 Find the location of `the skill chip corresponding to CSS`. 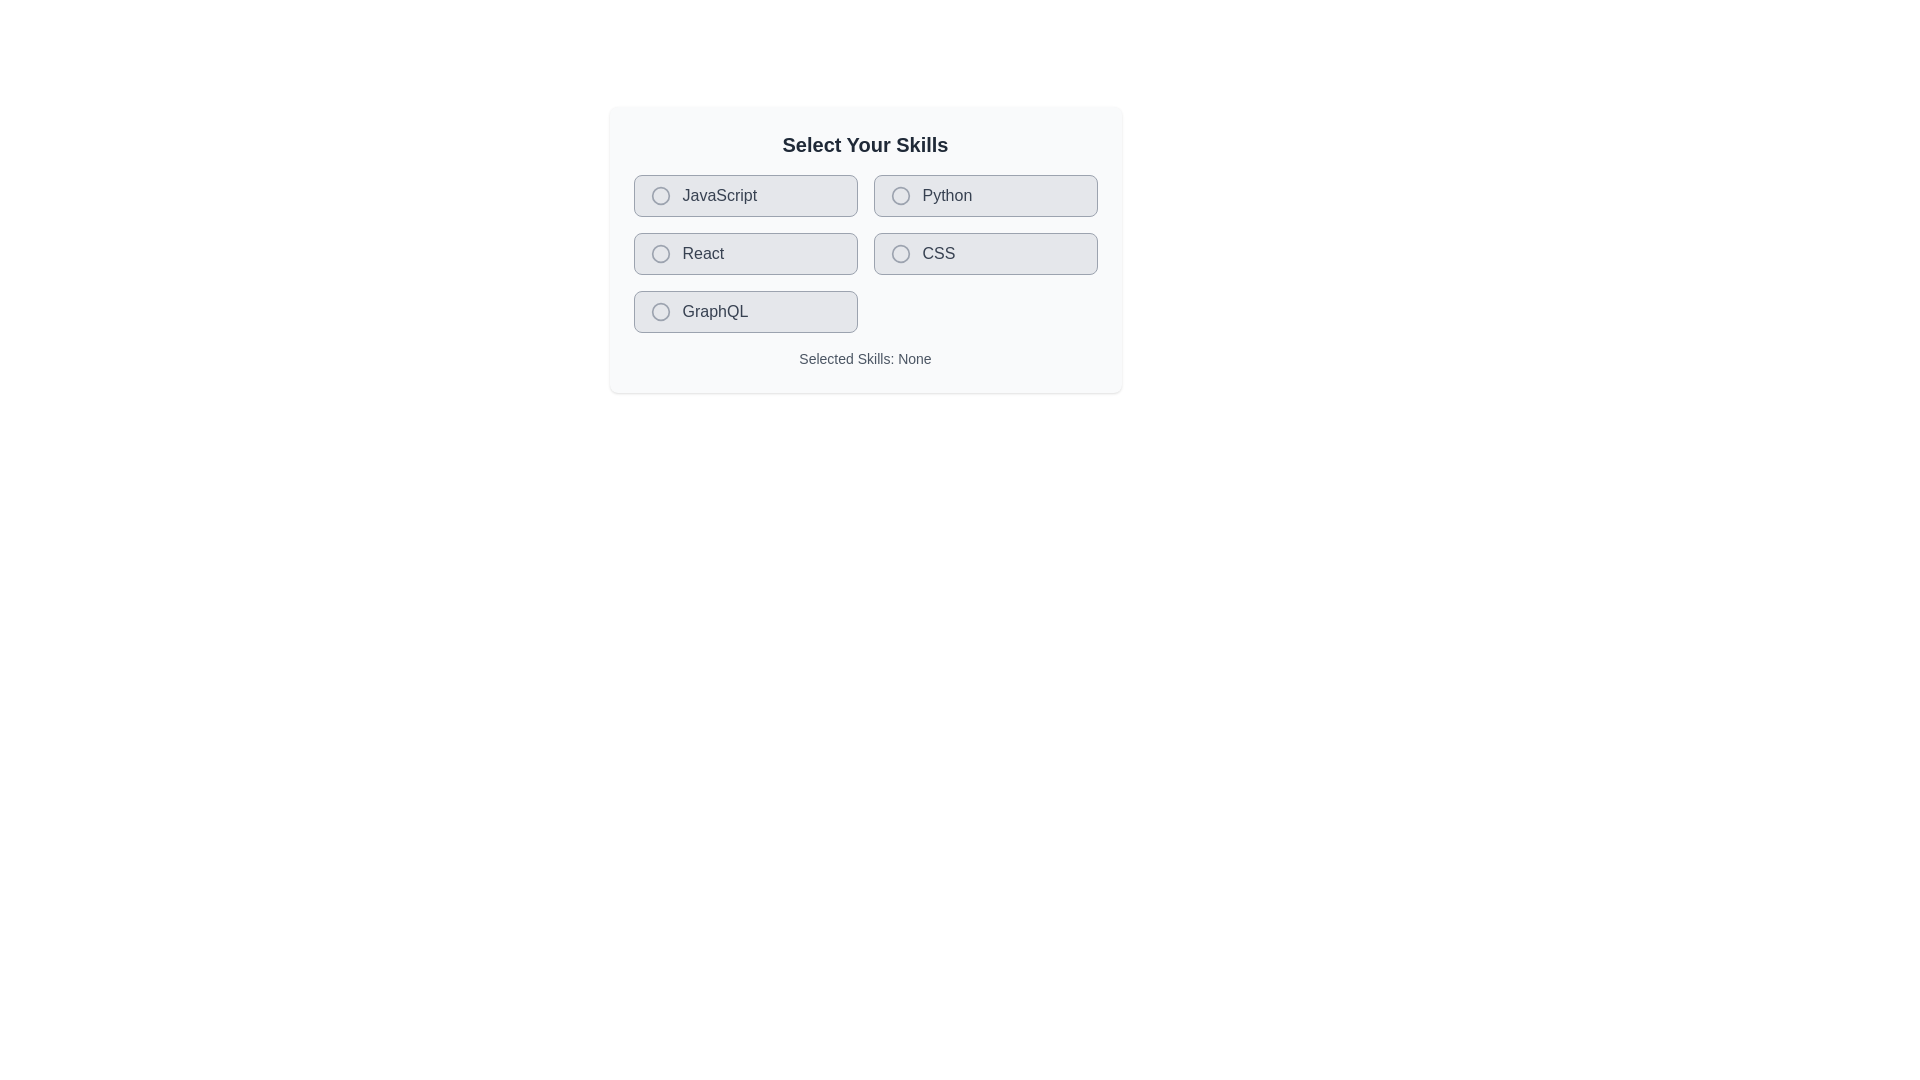

the skill chip corresponding to CSS is located at coordinates (985, 253).